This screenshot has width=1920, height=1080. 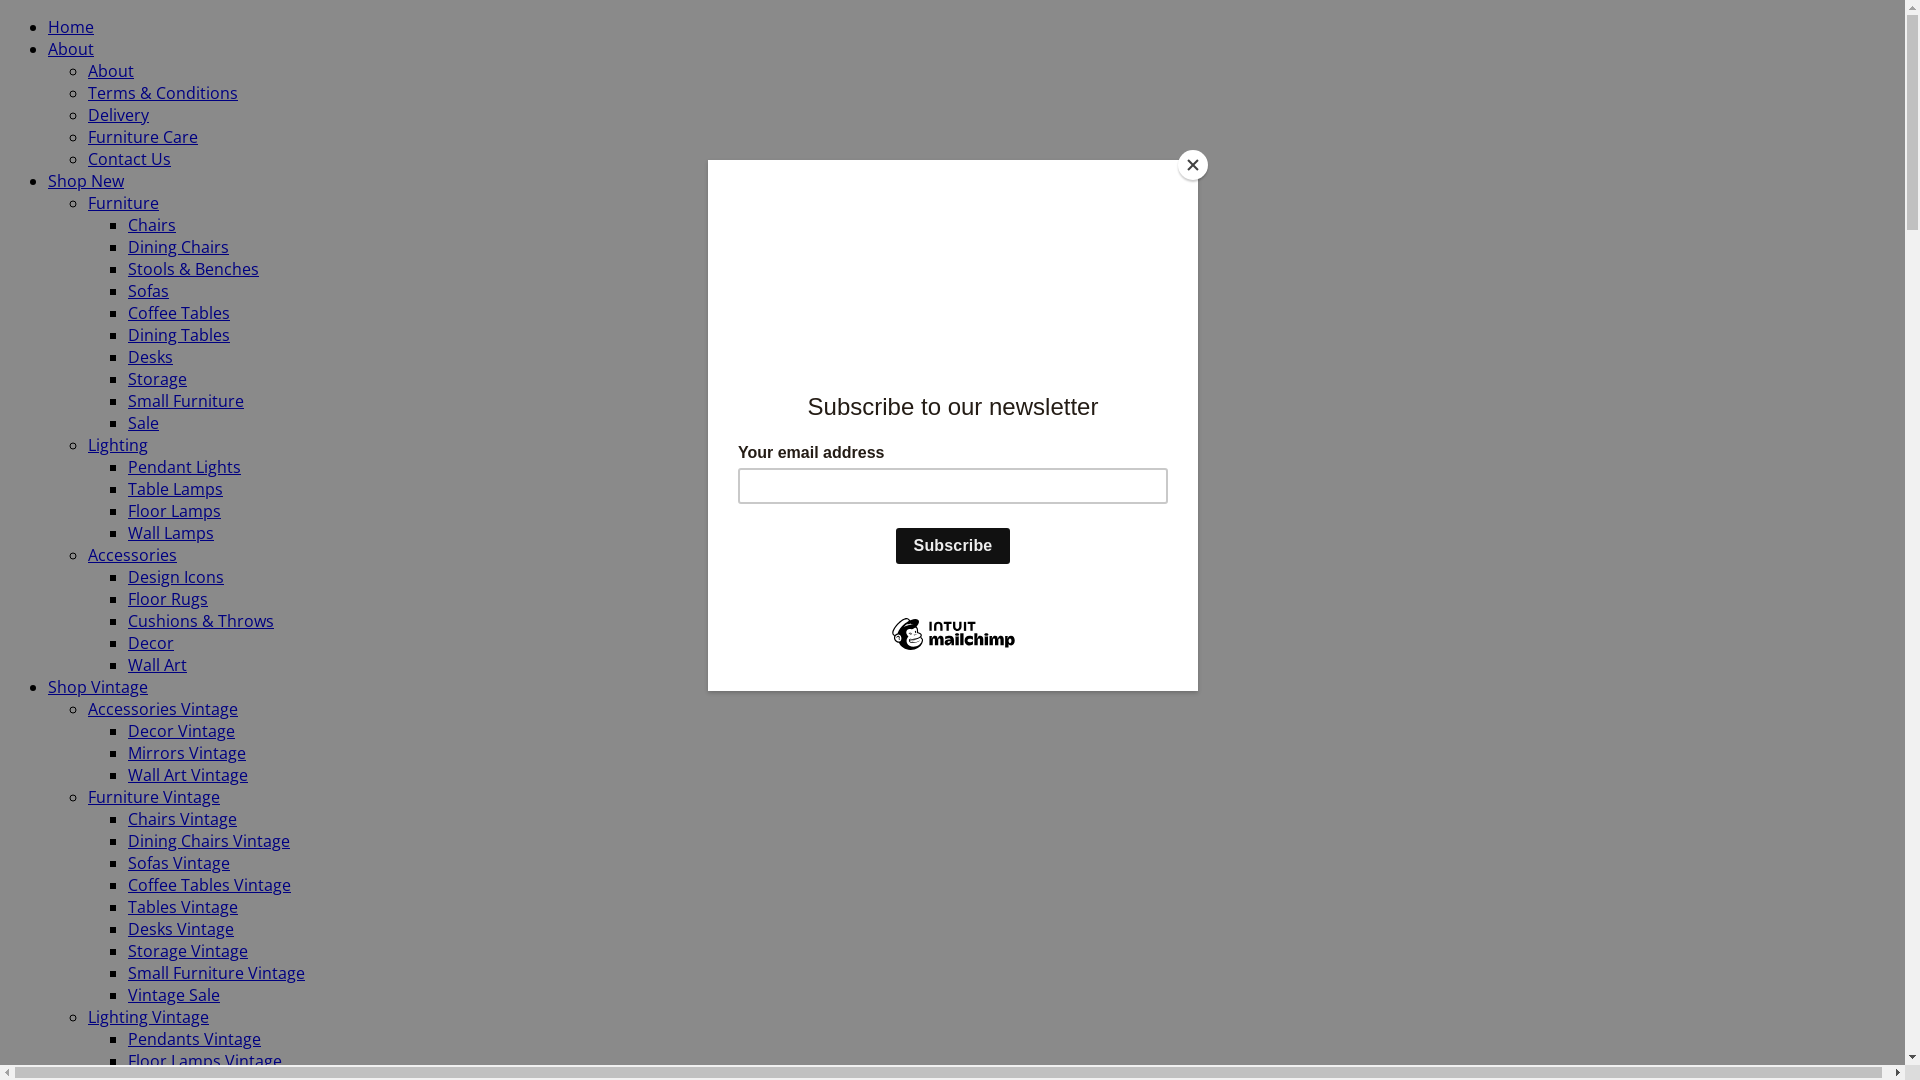 I want to click on 'Desks', so click(x=149, y=356).